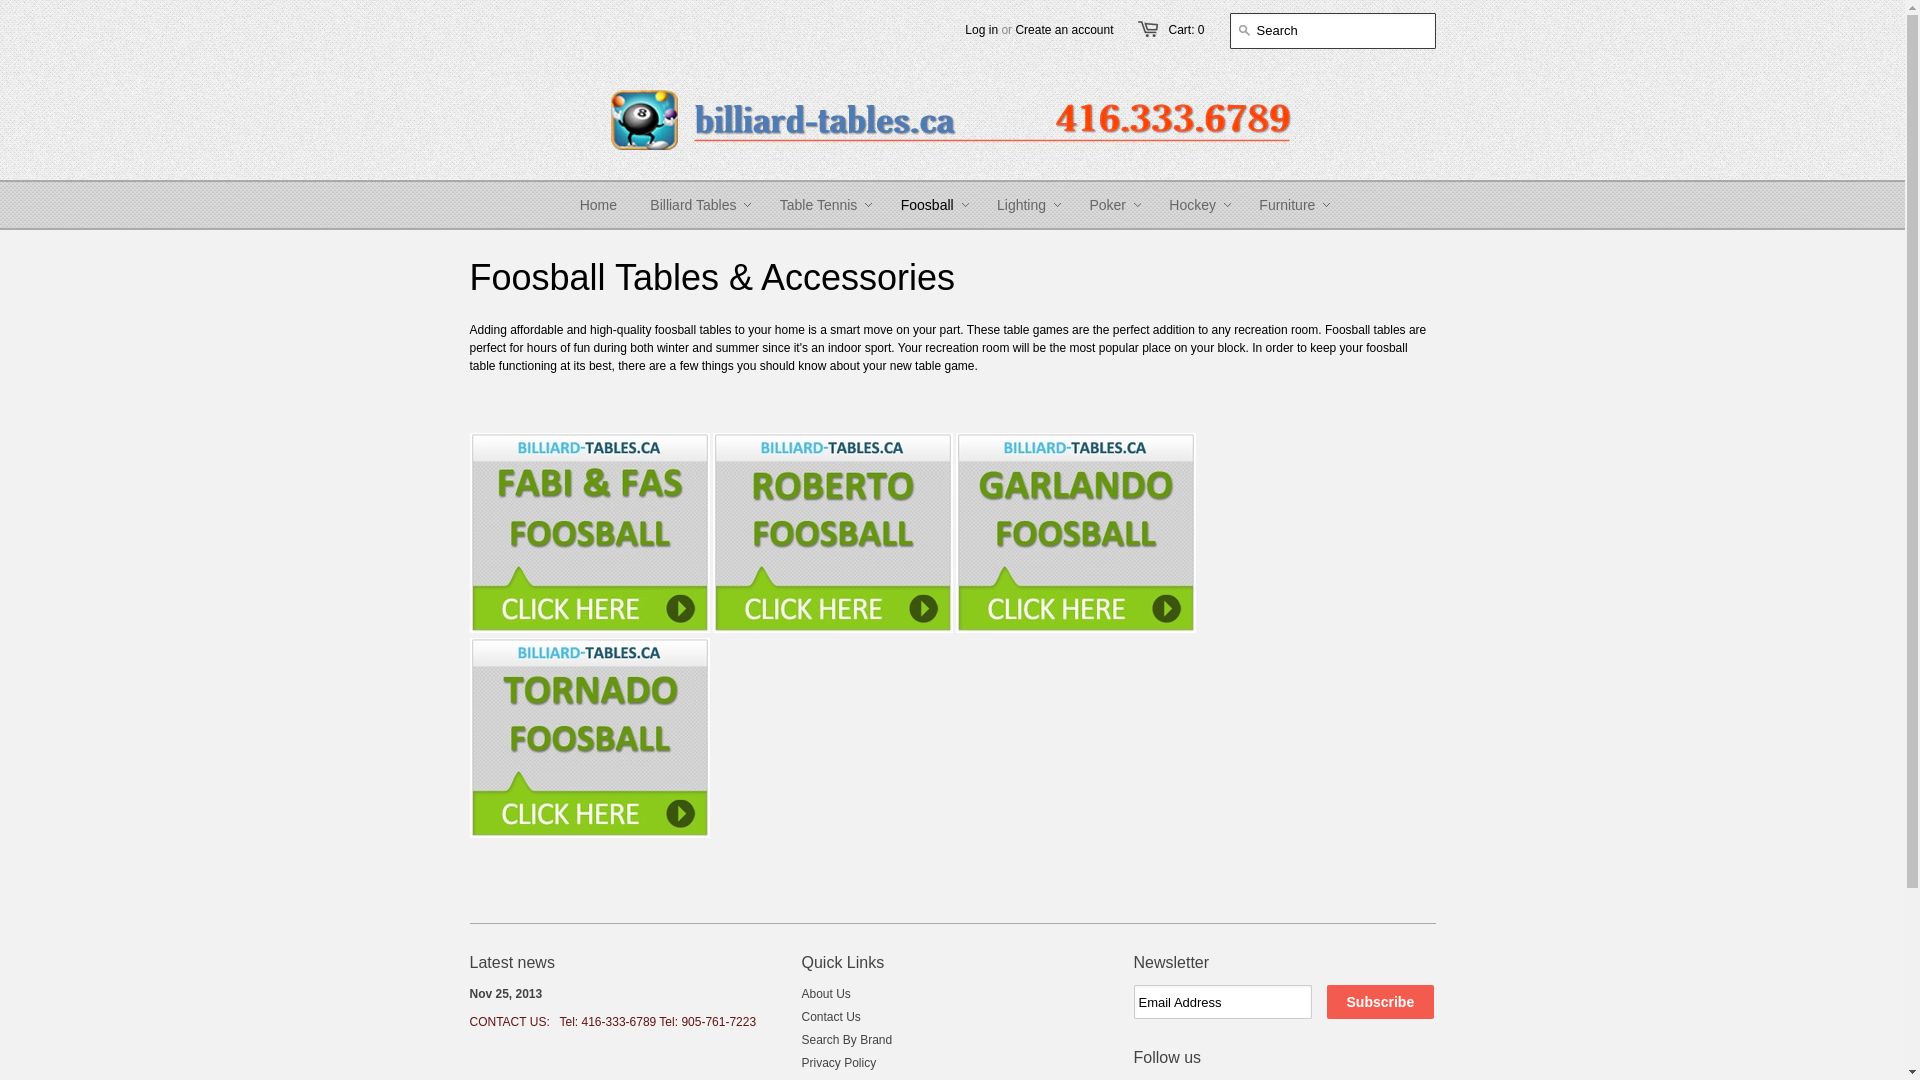 This screenshot has width=1920, height=1080. What do you see at coordinates (597, 204) in the screenshot?
I see `'Home'` at bounding box center [597, 204].